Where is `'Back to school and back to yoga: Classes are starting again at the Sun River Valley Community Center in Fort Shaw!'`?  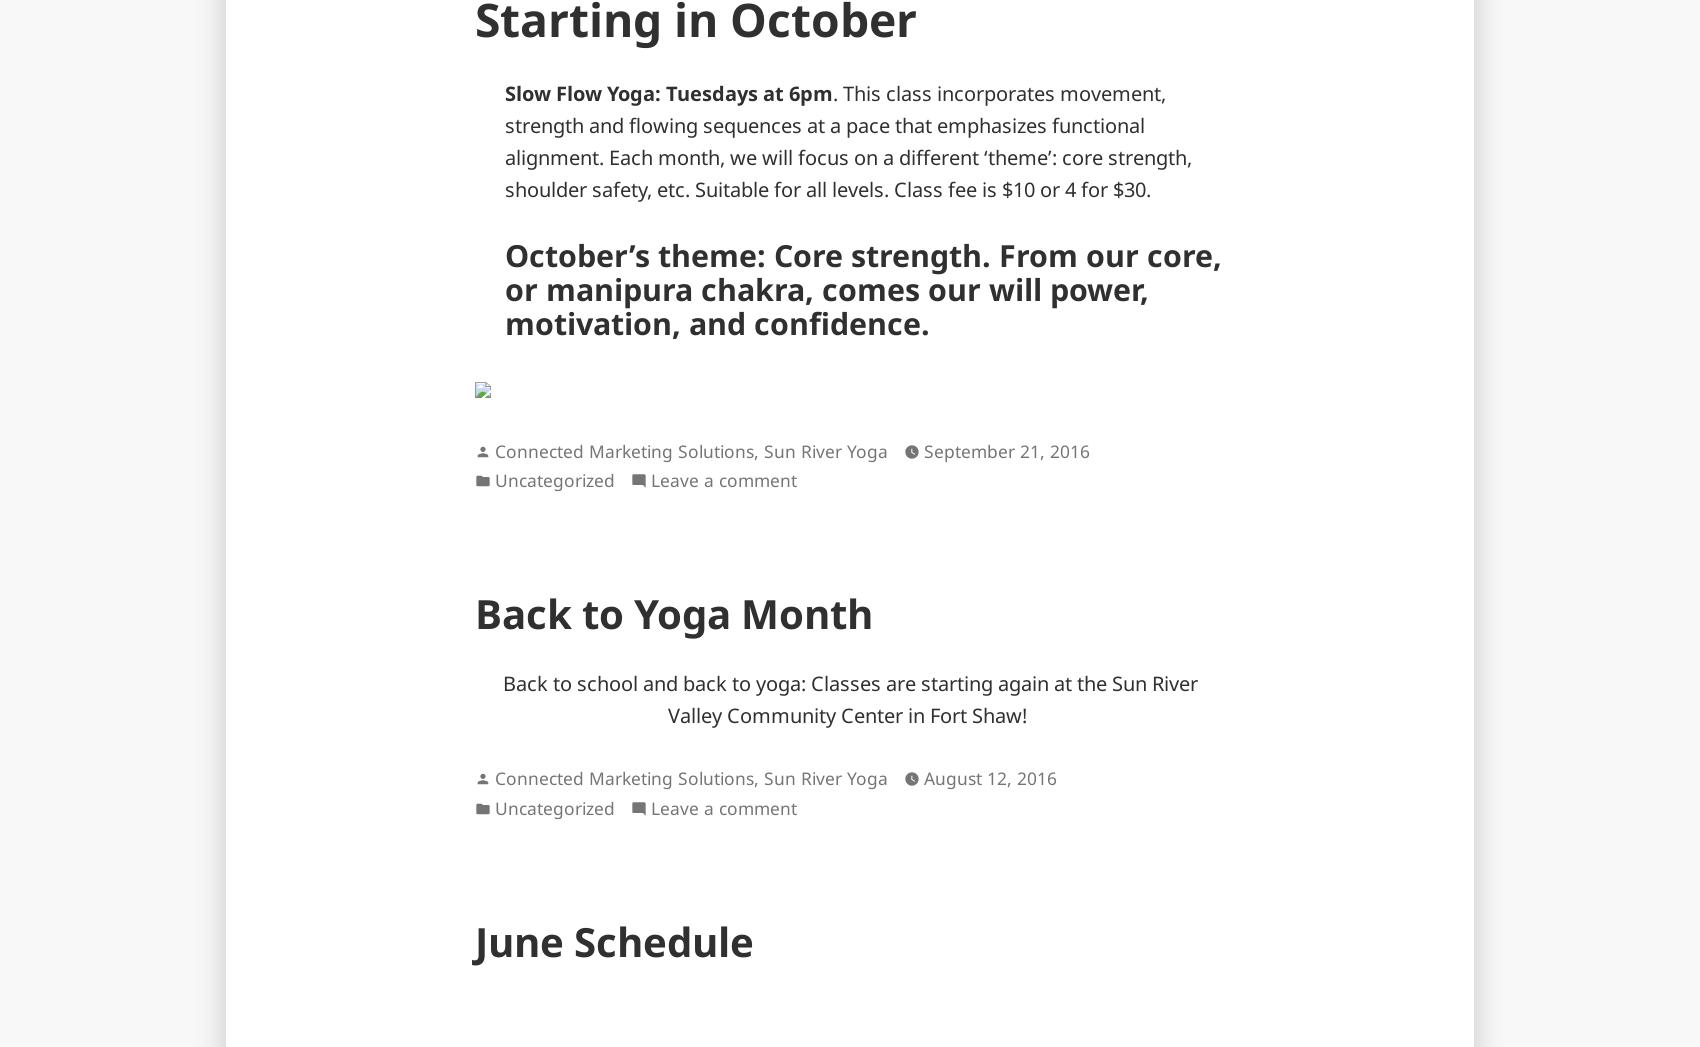
'Back to school and back to yoga: Classes are starting again at the Sun River Valley Community Center in Fort Shaw!' is located at coordinates (502, 698).